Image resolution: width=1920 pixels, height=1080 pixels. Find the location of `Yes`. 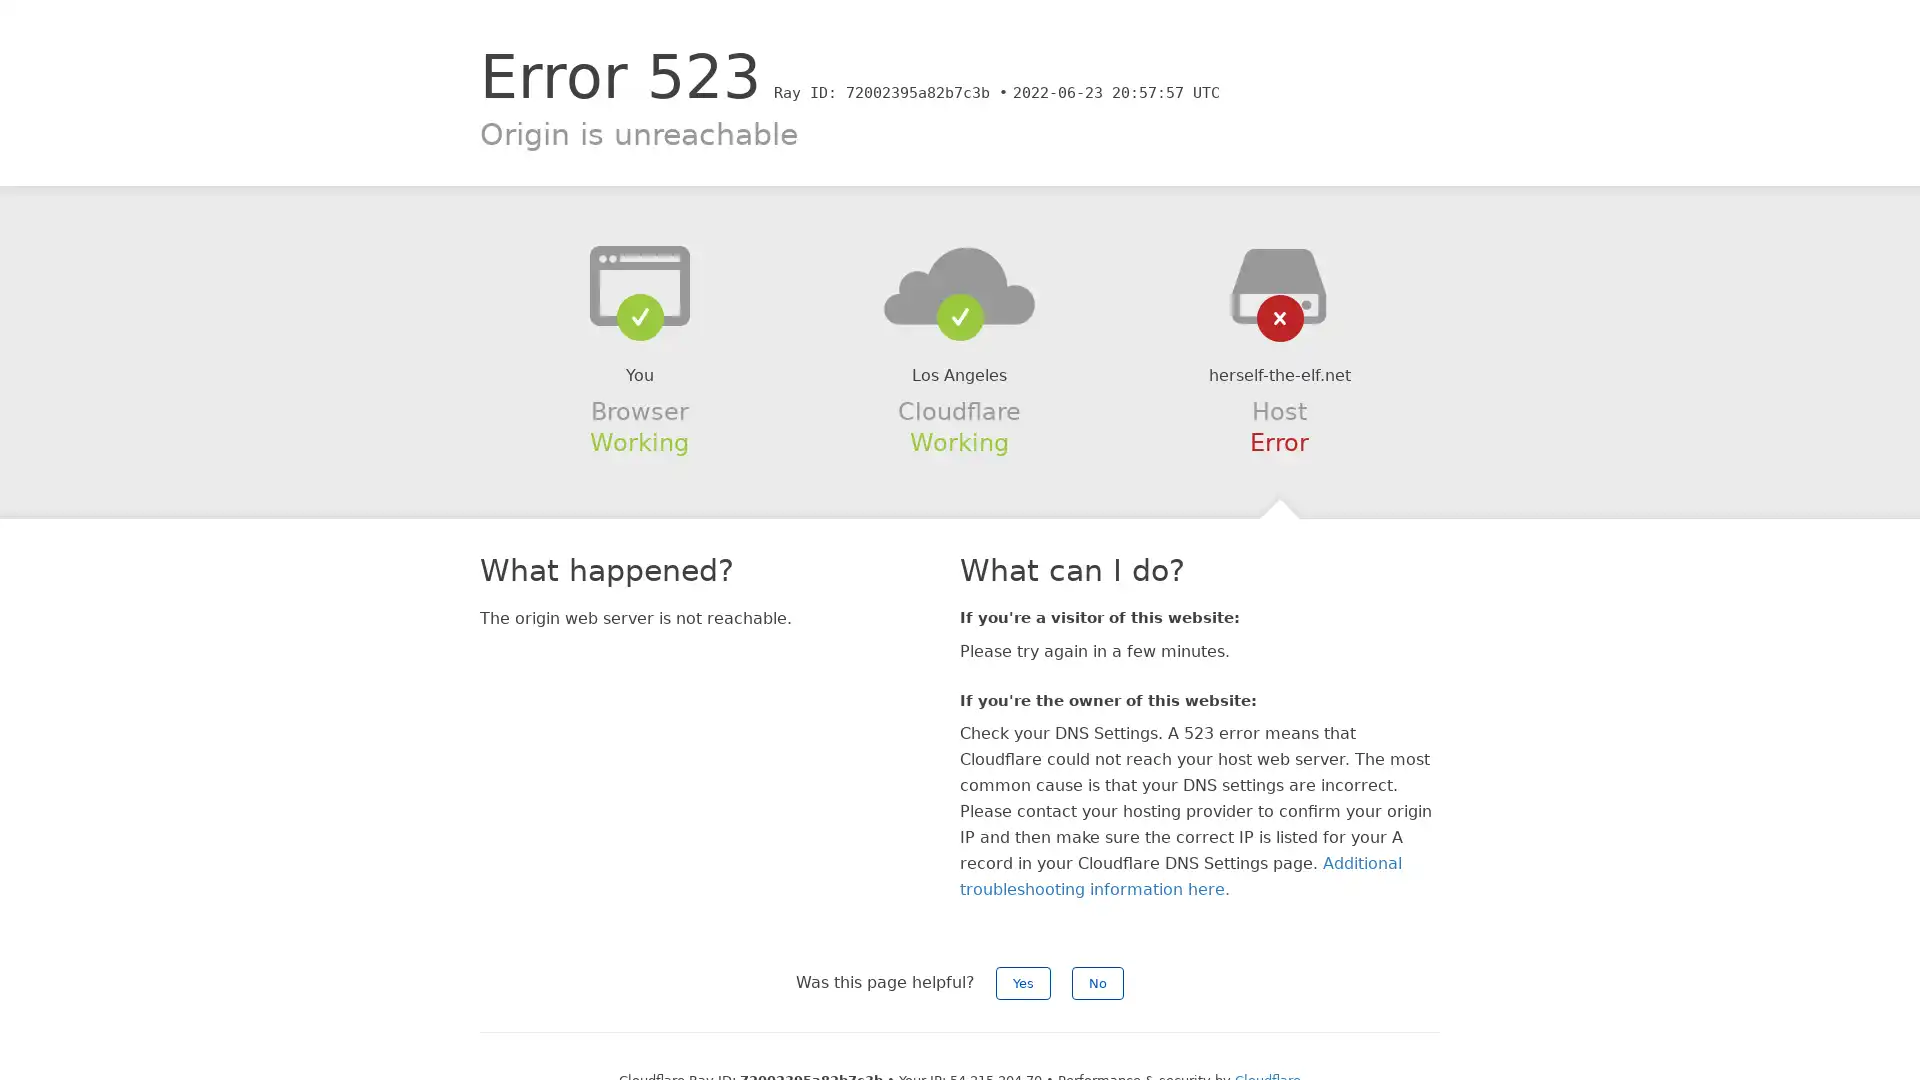

Yes is located at coordinates (1023, 982).